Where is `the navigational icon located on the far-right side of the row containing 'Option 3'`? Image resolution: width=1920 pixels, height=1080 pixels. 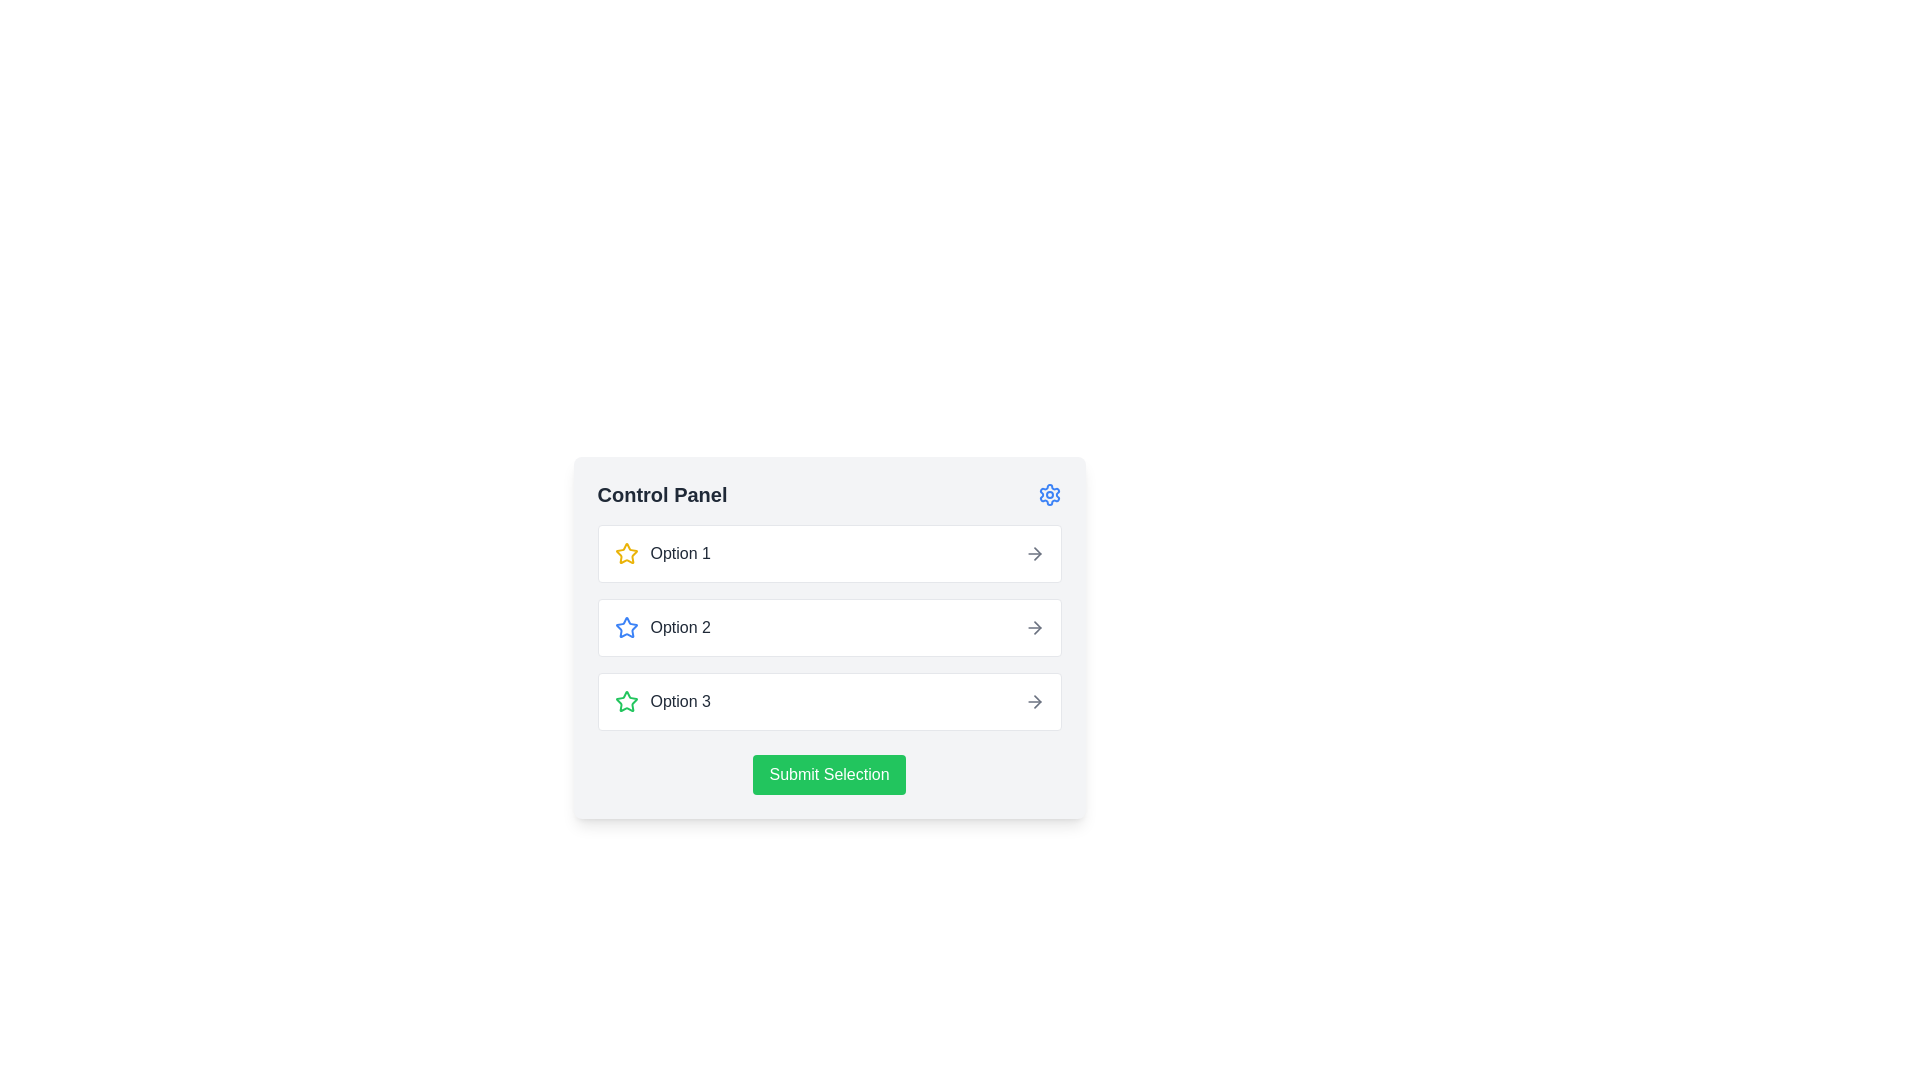 the navigational icon located on the far-right side of the row containing 'Option 3' is located at coordinates (1034, 701).